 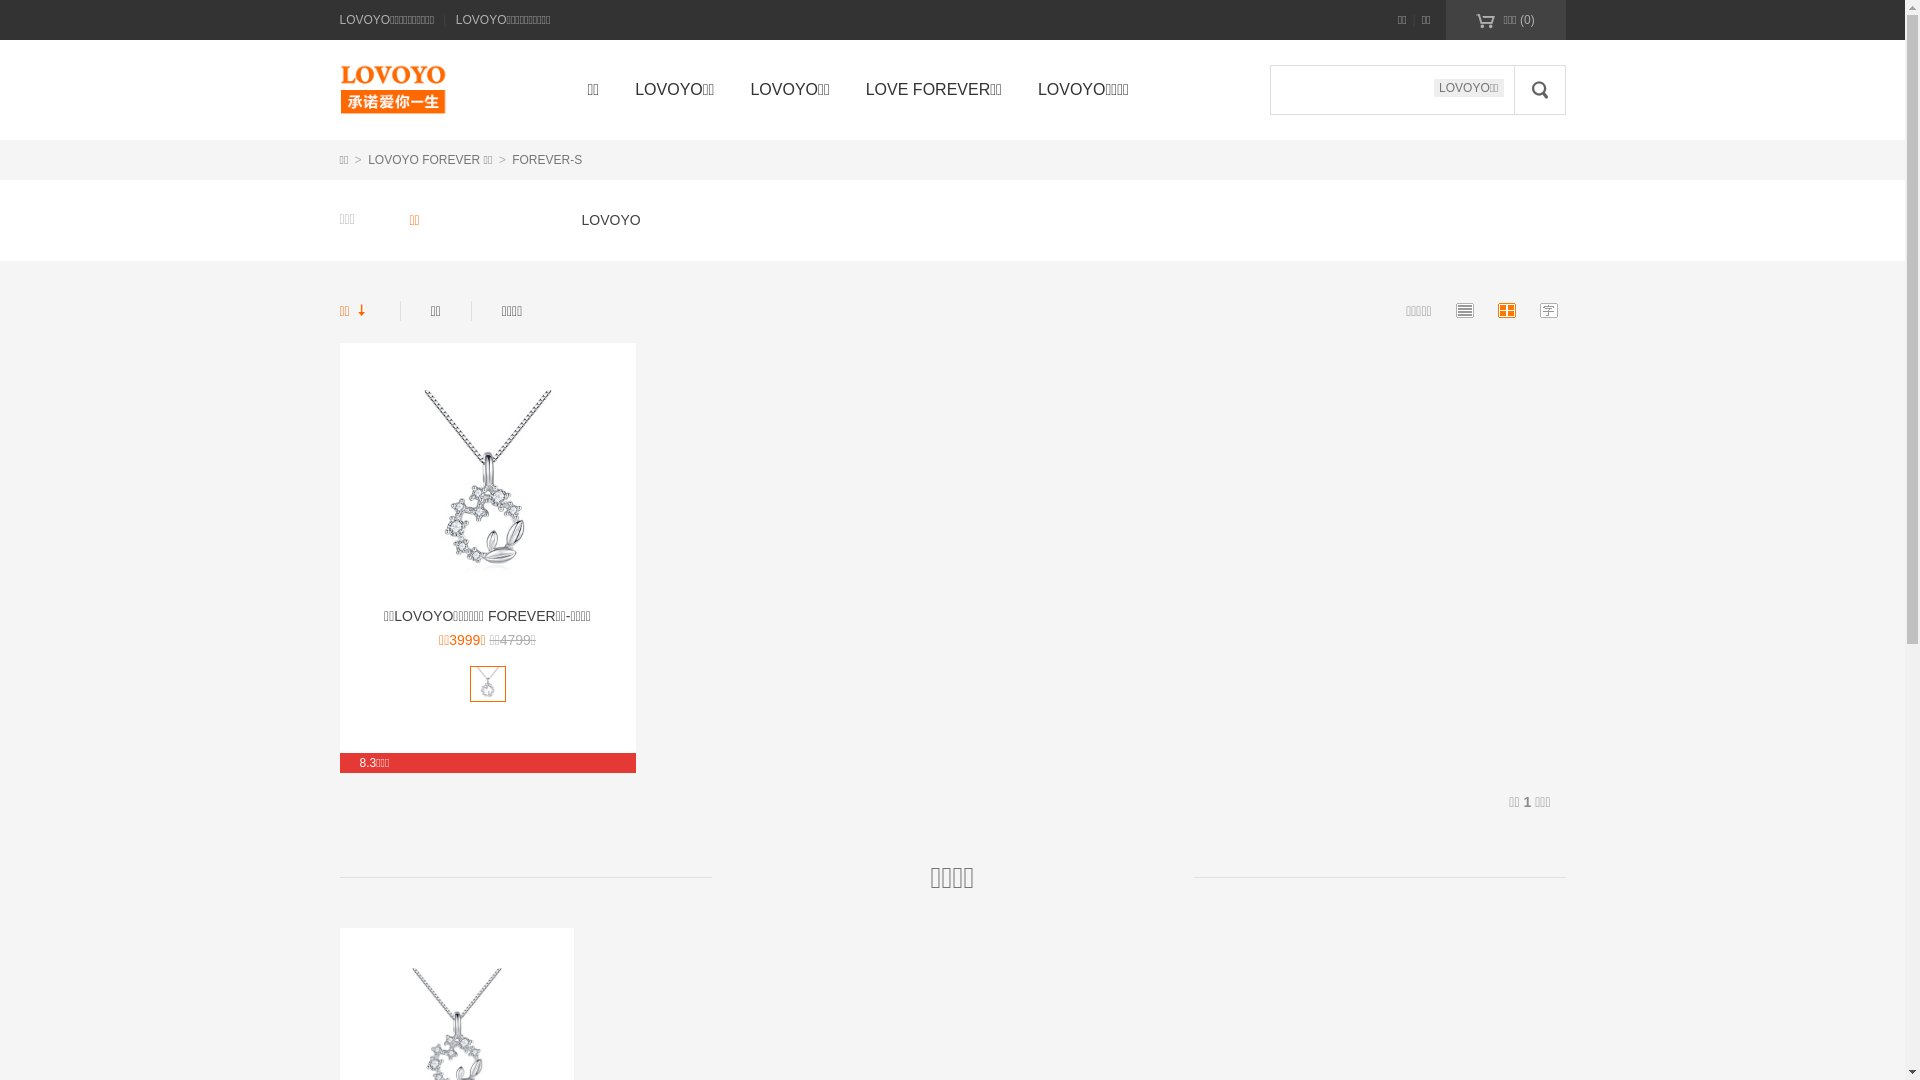 I want to click on 'LOVOYO', so click(x=580, y=219).